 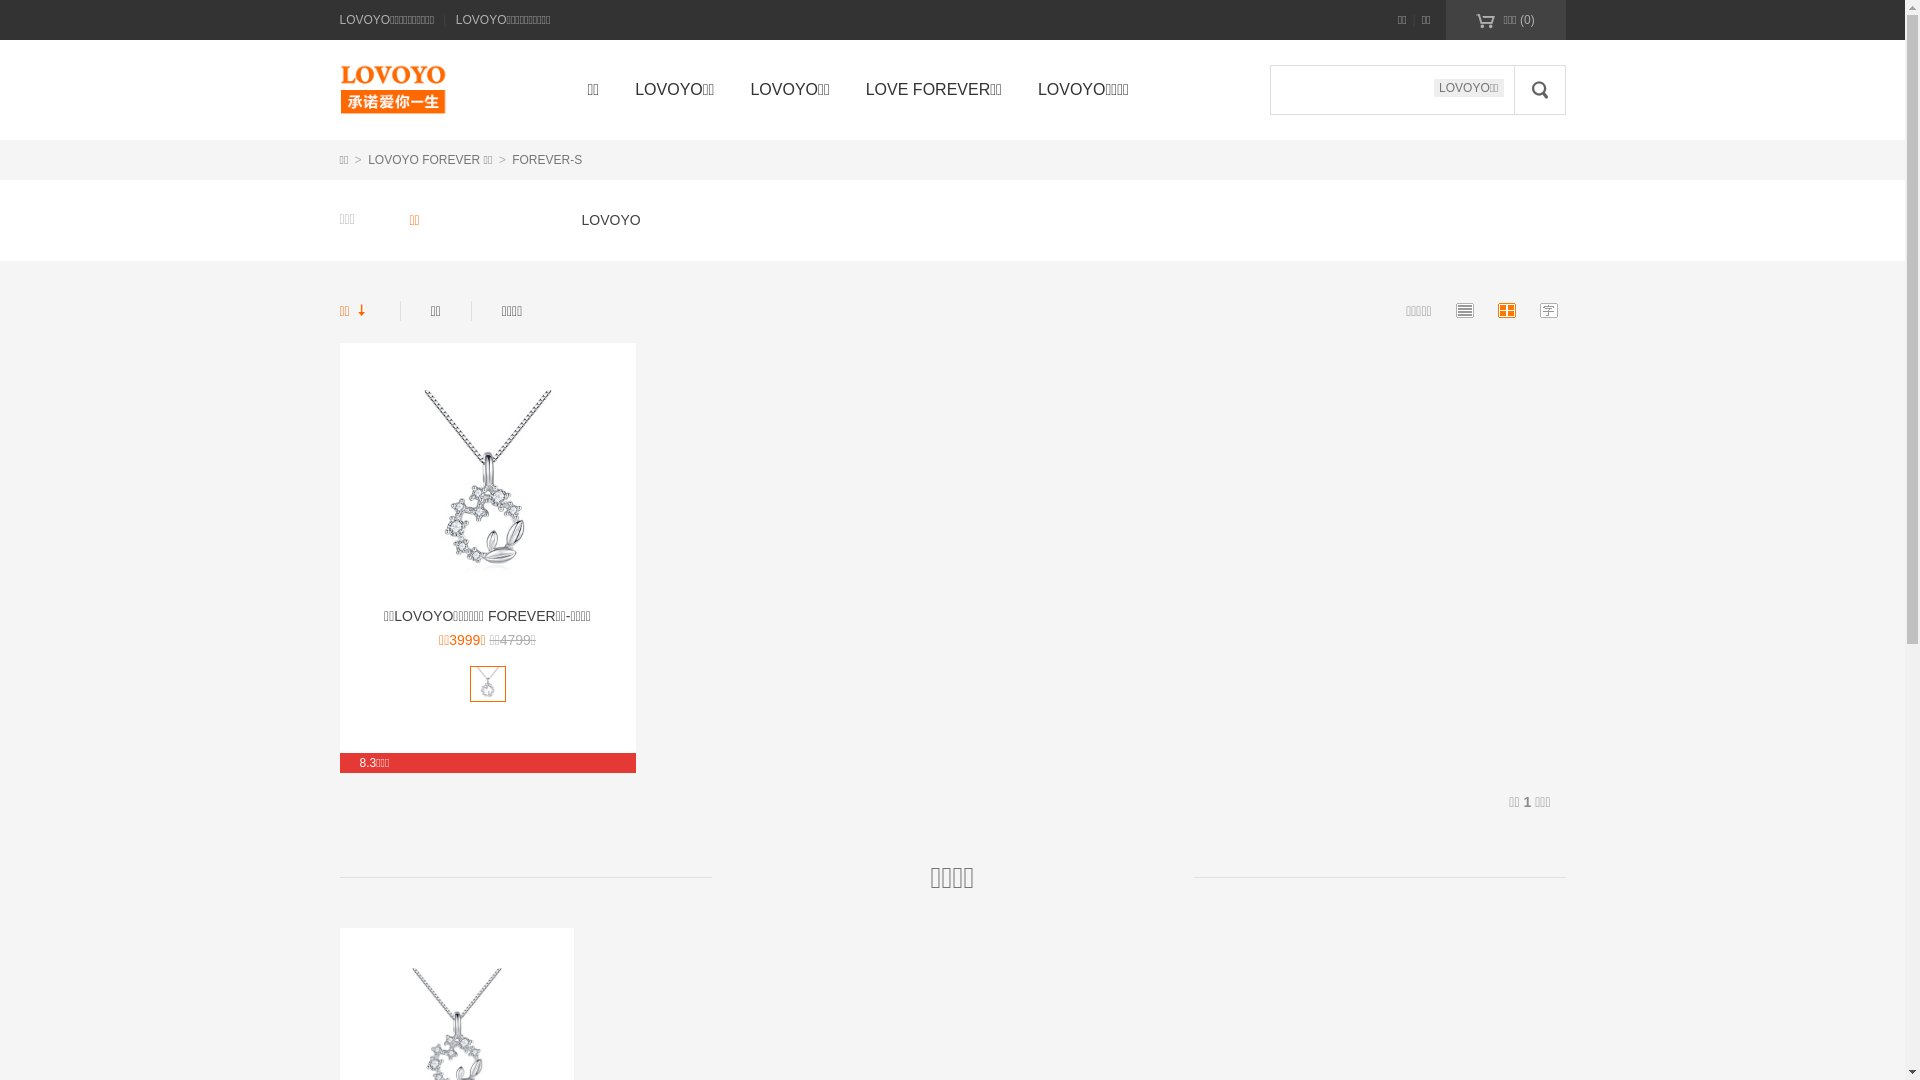 I want to click on 'LOVOYO', so click(x=580, y=219).